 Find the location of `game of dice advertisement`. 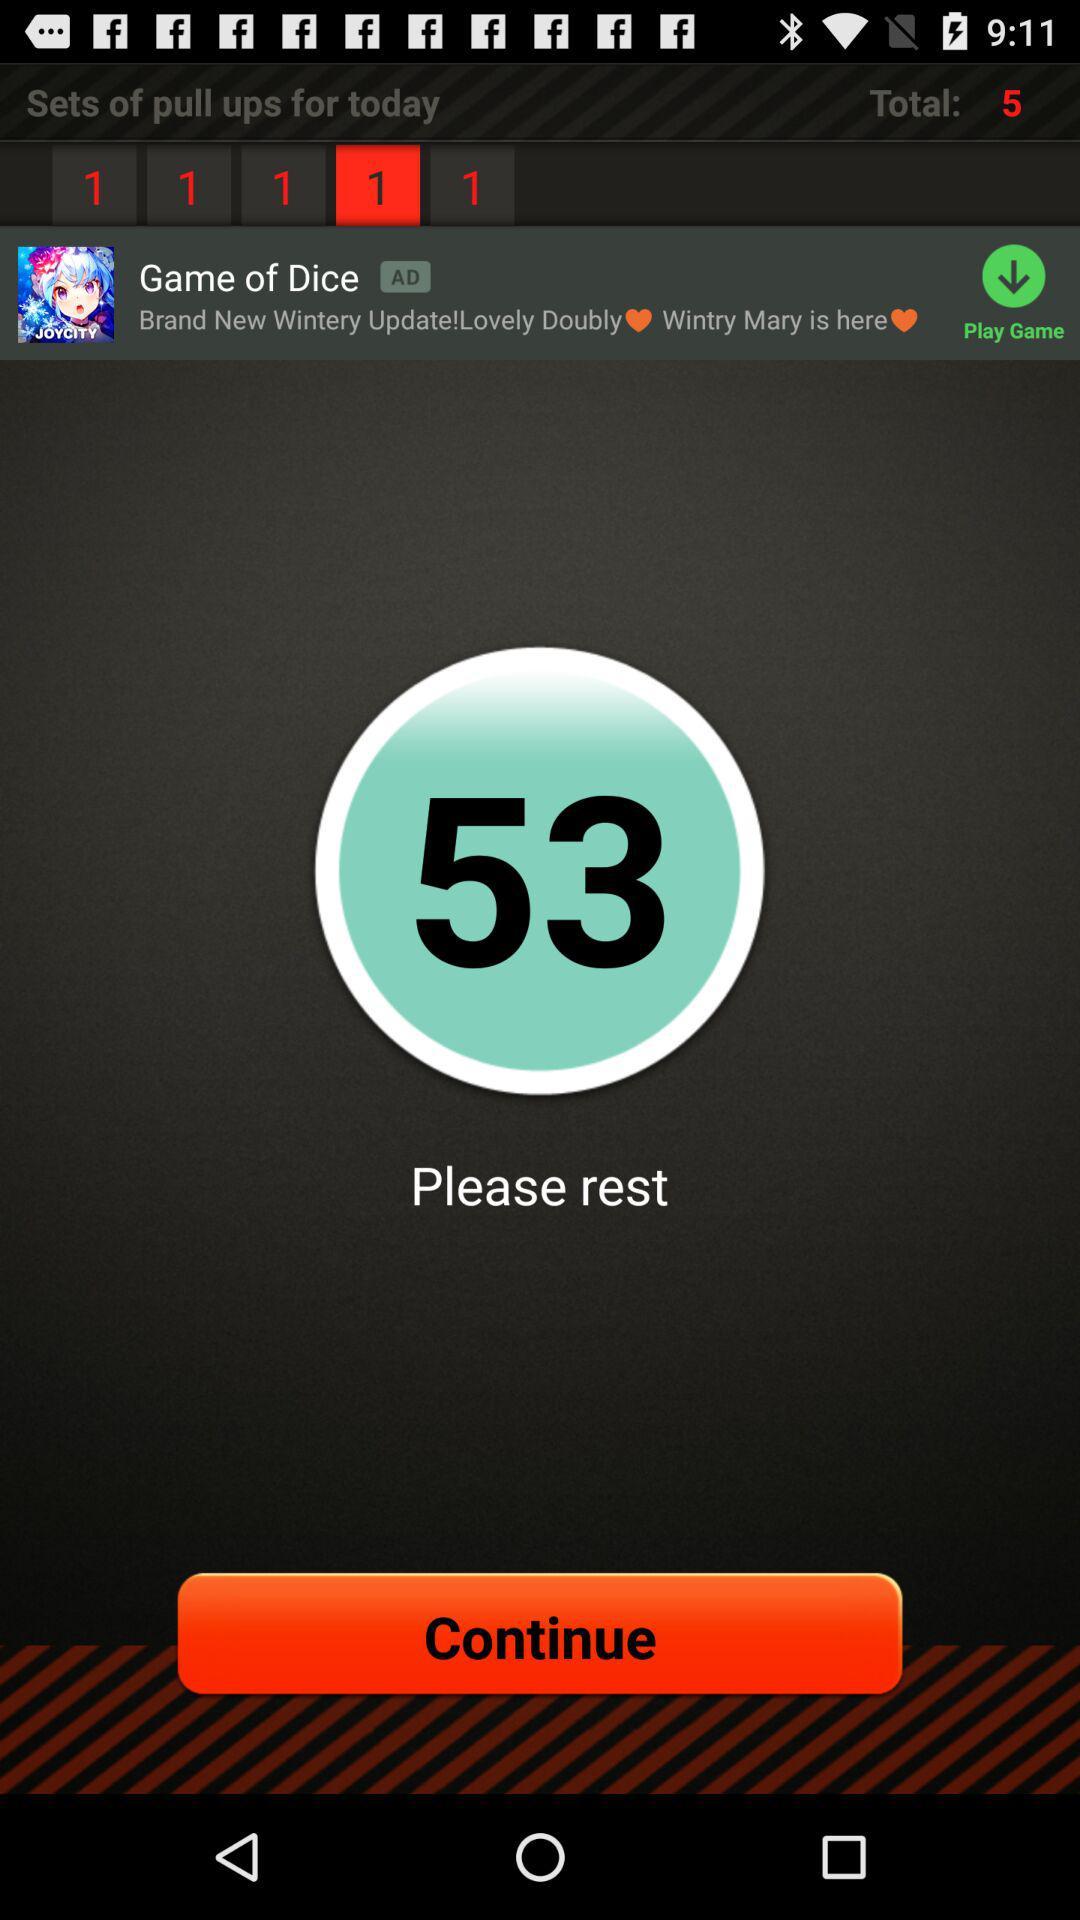

game of dice advertisement is located at coordinates (64, 293).